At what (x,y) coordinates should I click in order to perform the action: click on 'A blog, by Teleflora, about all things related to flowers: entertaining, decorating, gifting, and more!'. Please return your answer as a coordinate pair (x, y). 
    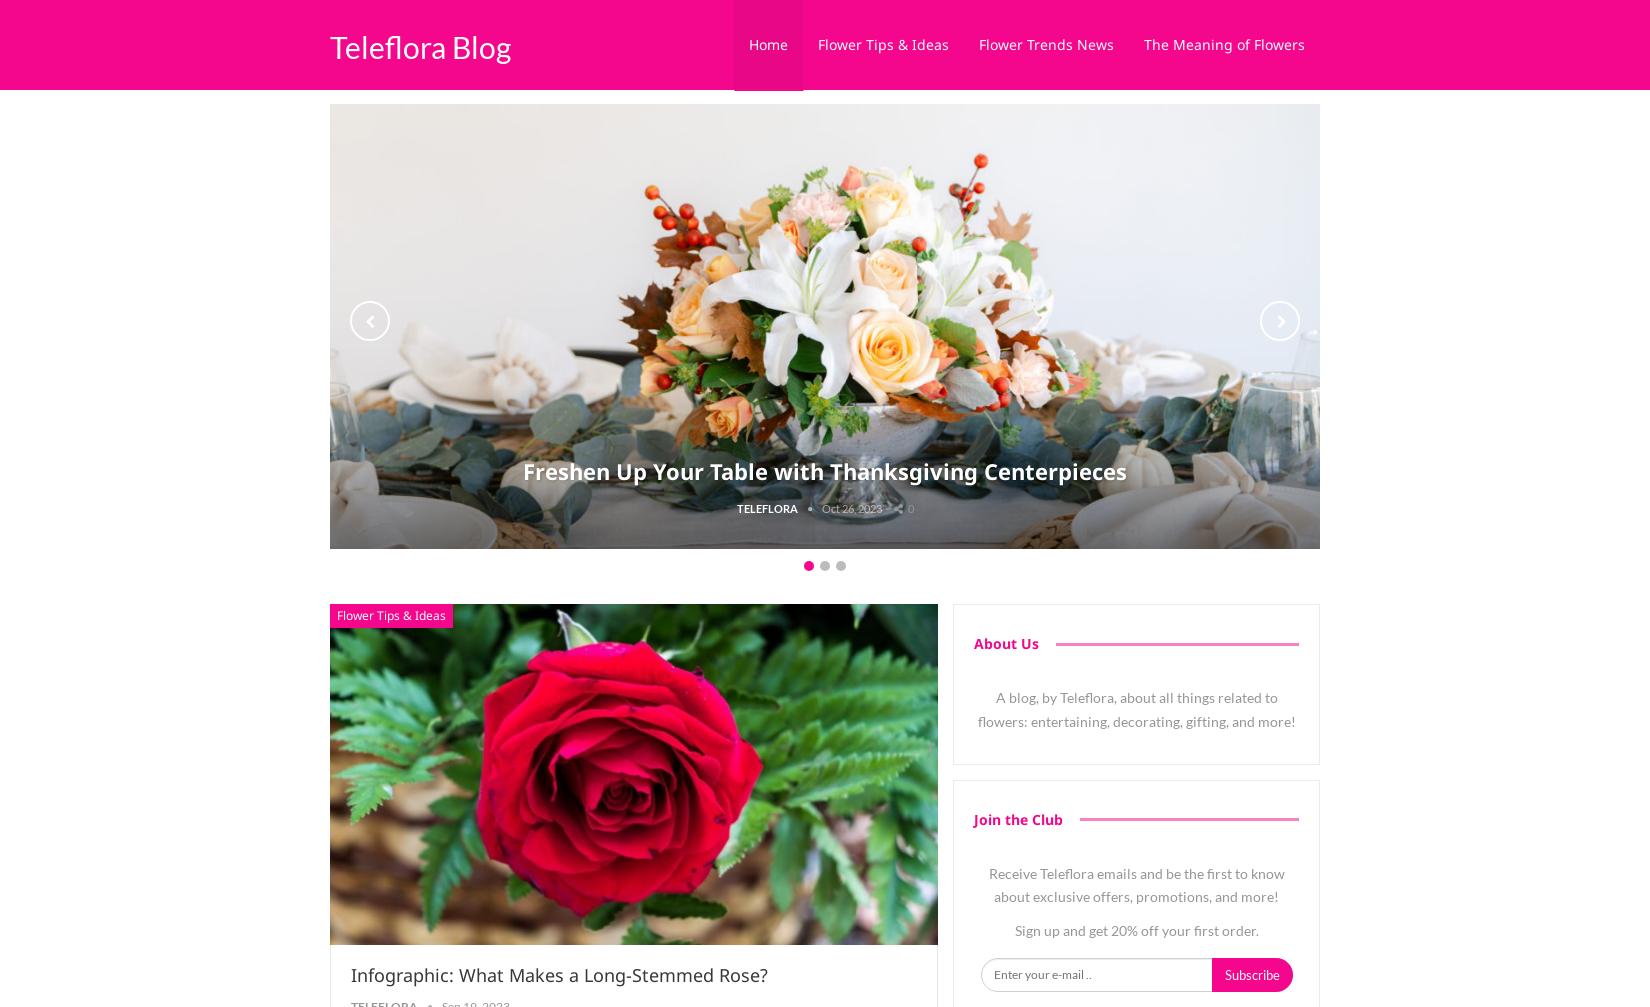
    Looking at the image, I should click on (976, 708).